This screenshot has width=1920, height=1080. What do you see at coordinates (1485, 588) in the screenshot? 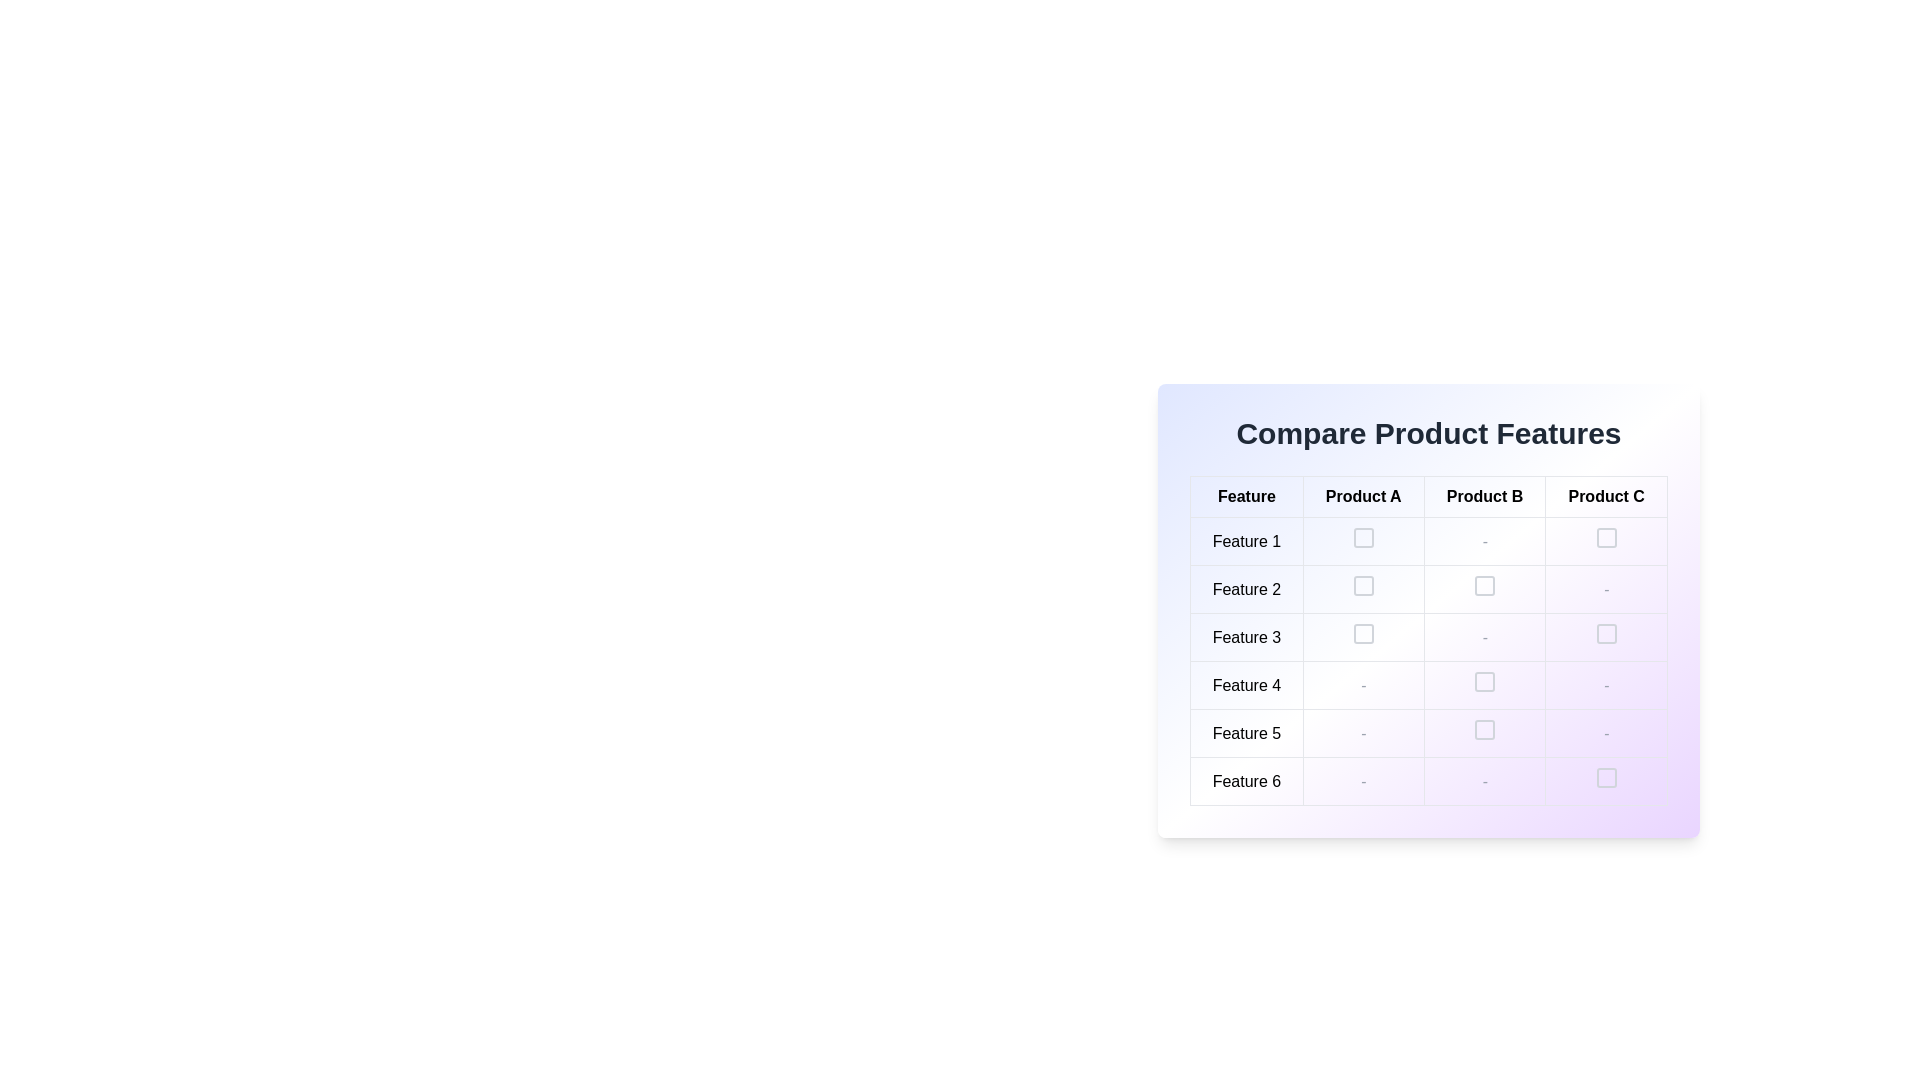
I see `the small, square box with a gray border located under the 'Product B' column in the 'Feature 2' row of the 'Compare Product Features' table` at bounding box center [1485, 588].